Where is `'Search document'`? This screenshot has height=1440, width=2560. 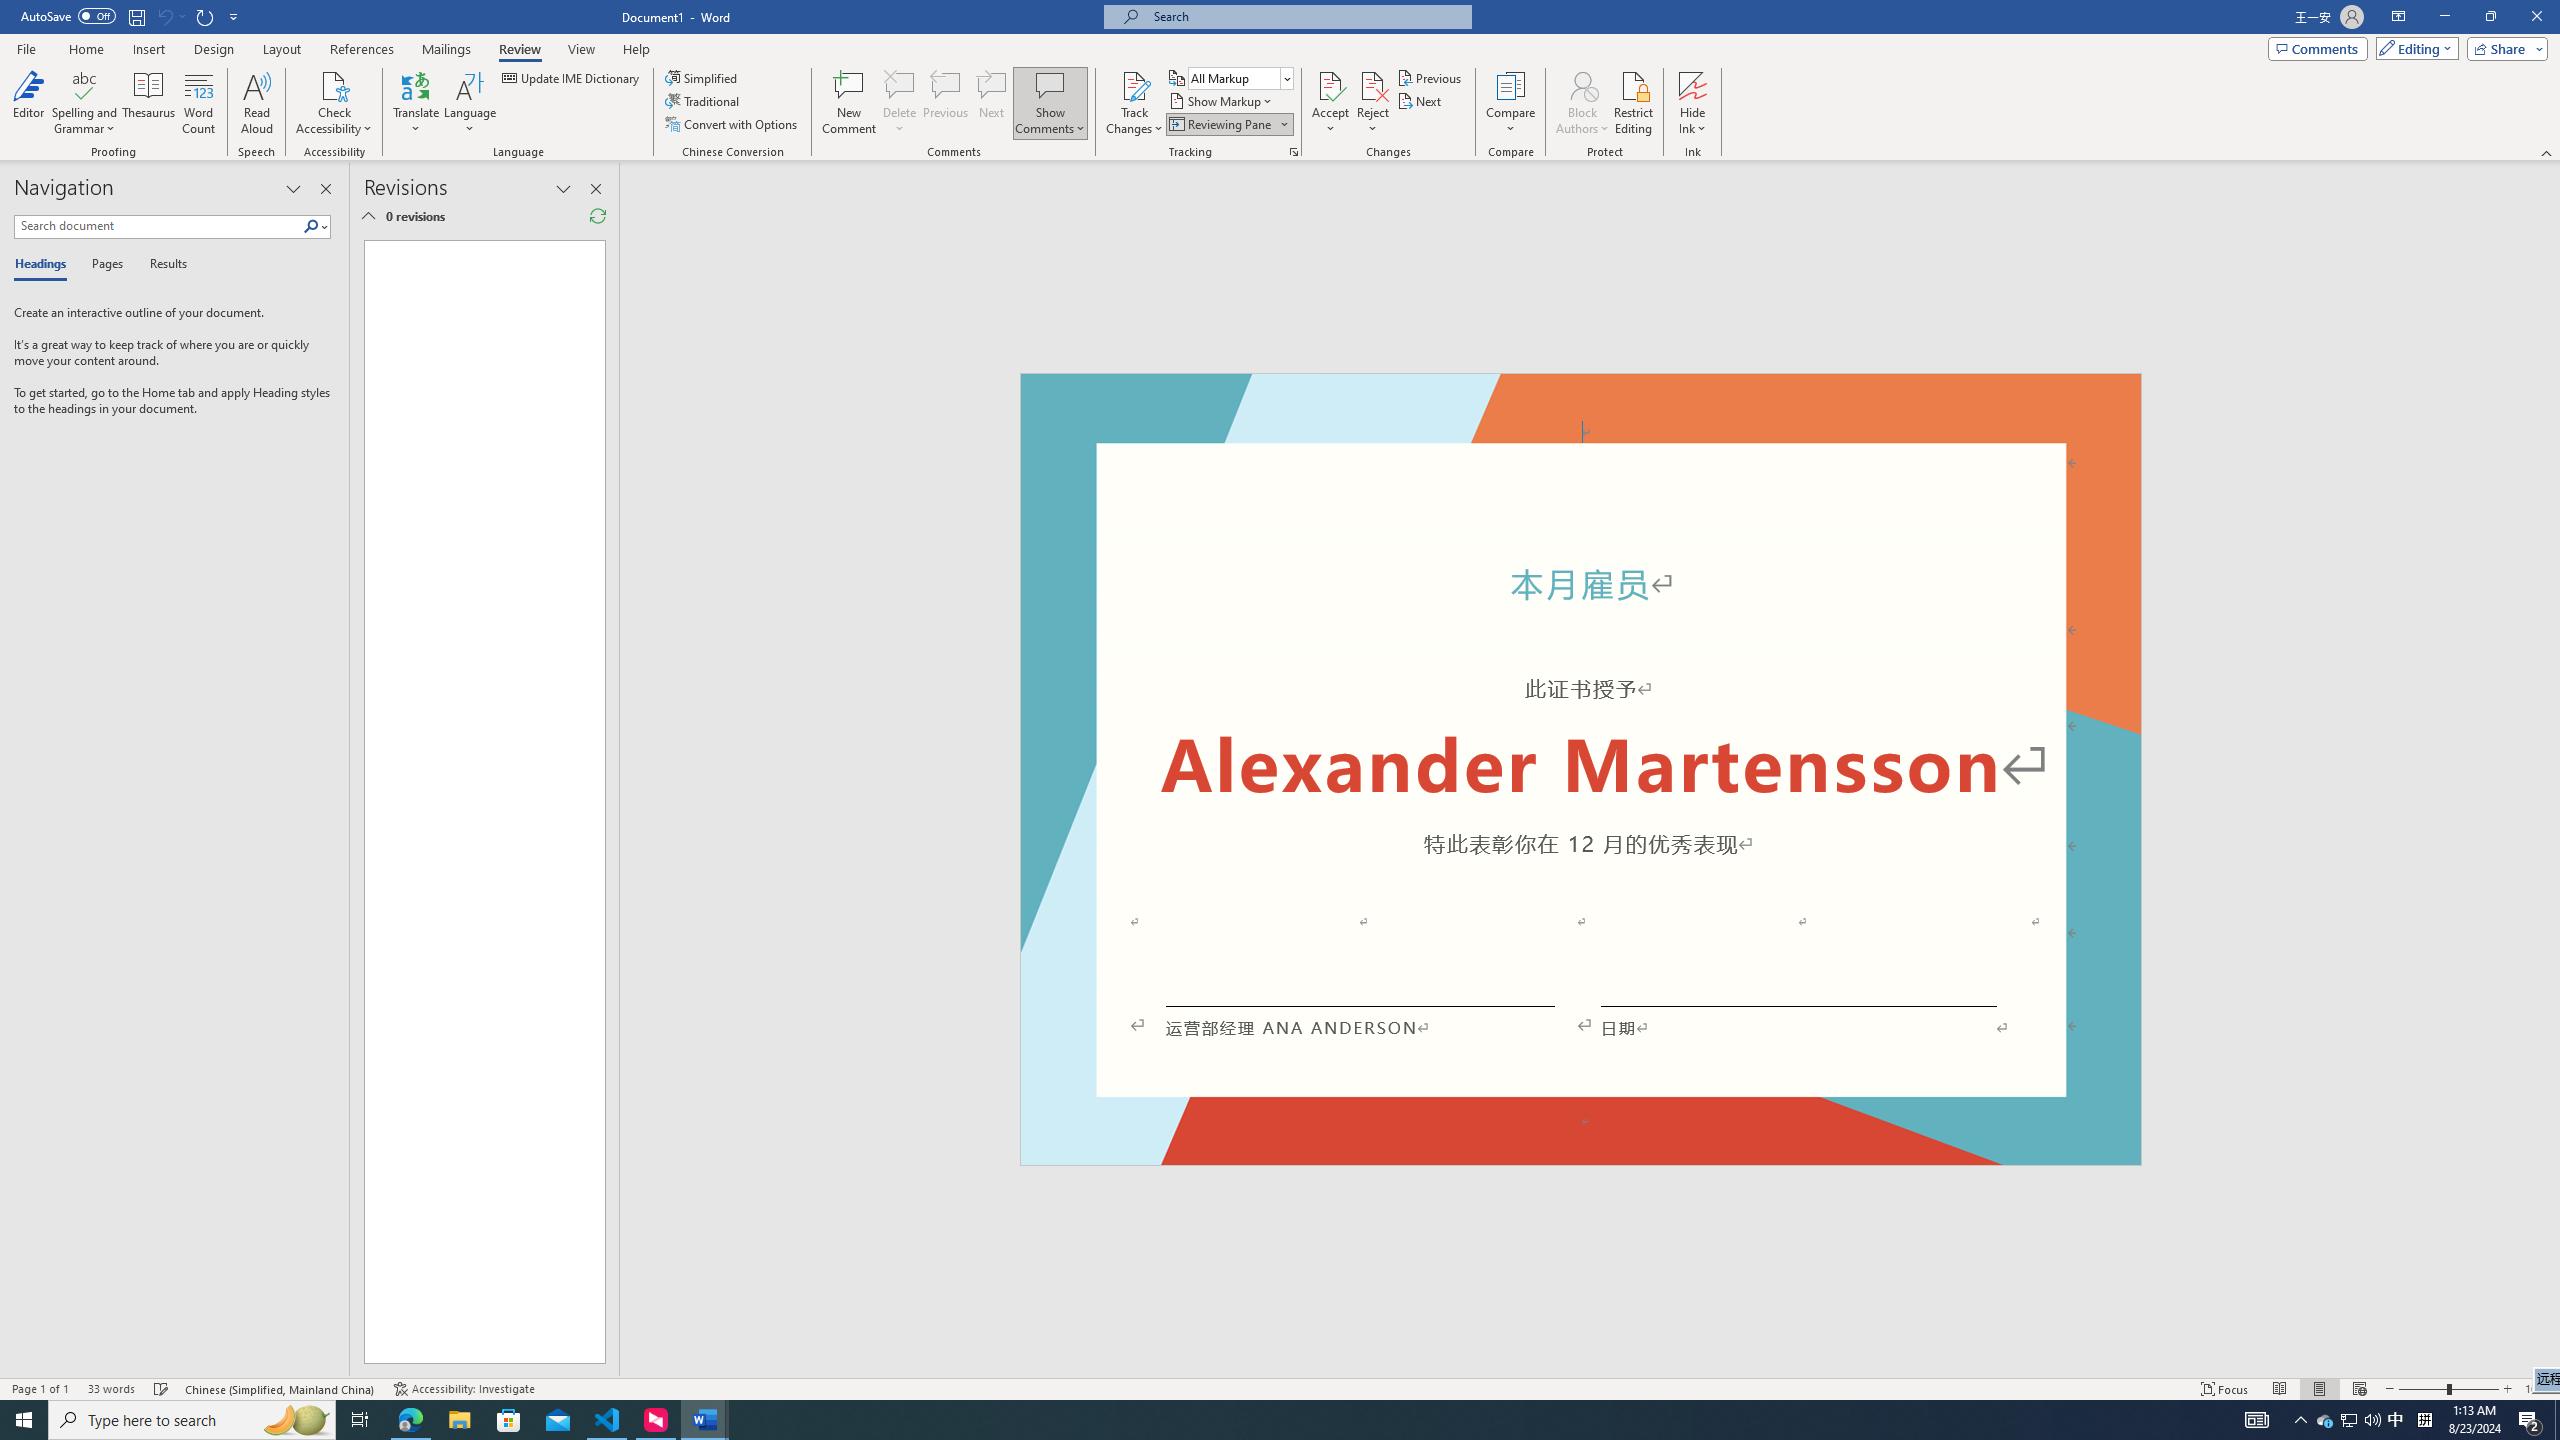
'Search document' is located at coordinates (158, 225).